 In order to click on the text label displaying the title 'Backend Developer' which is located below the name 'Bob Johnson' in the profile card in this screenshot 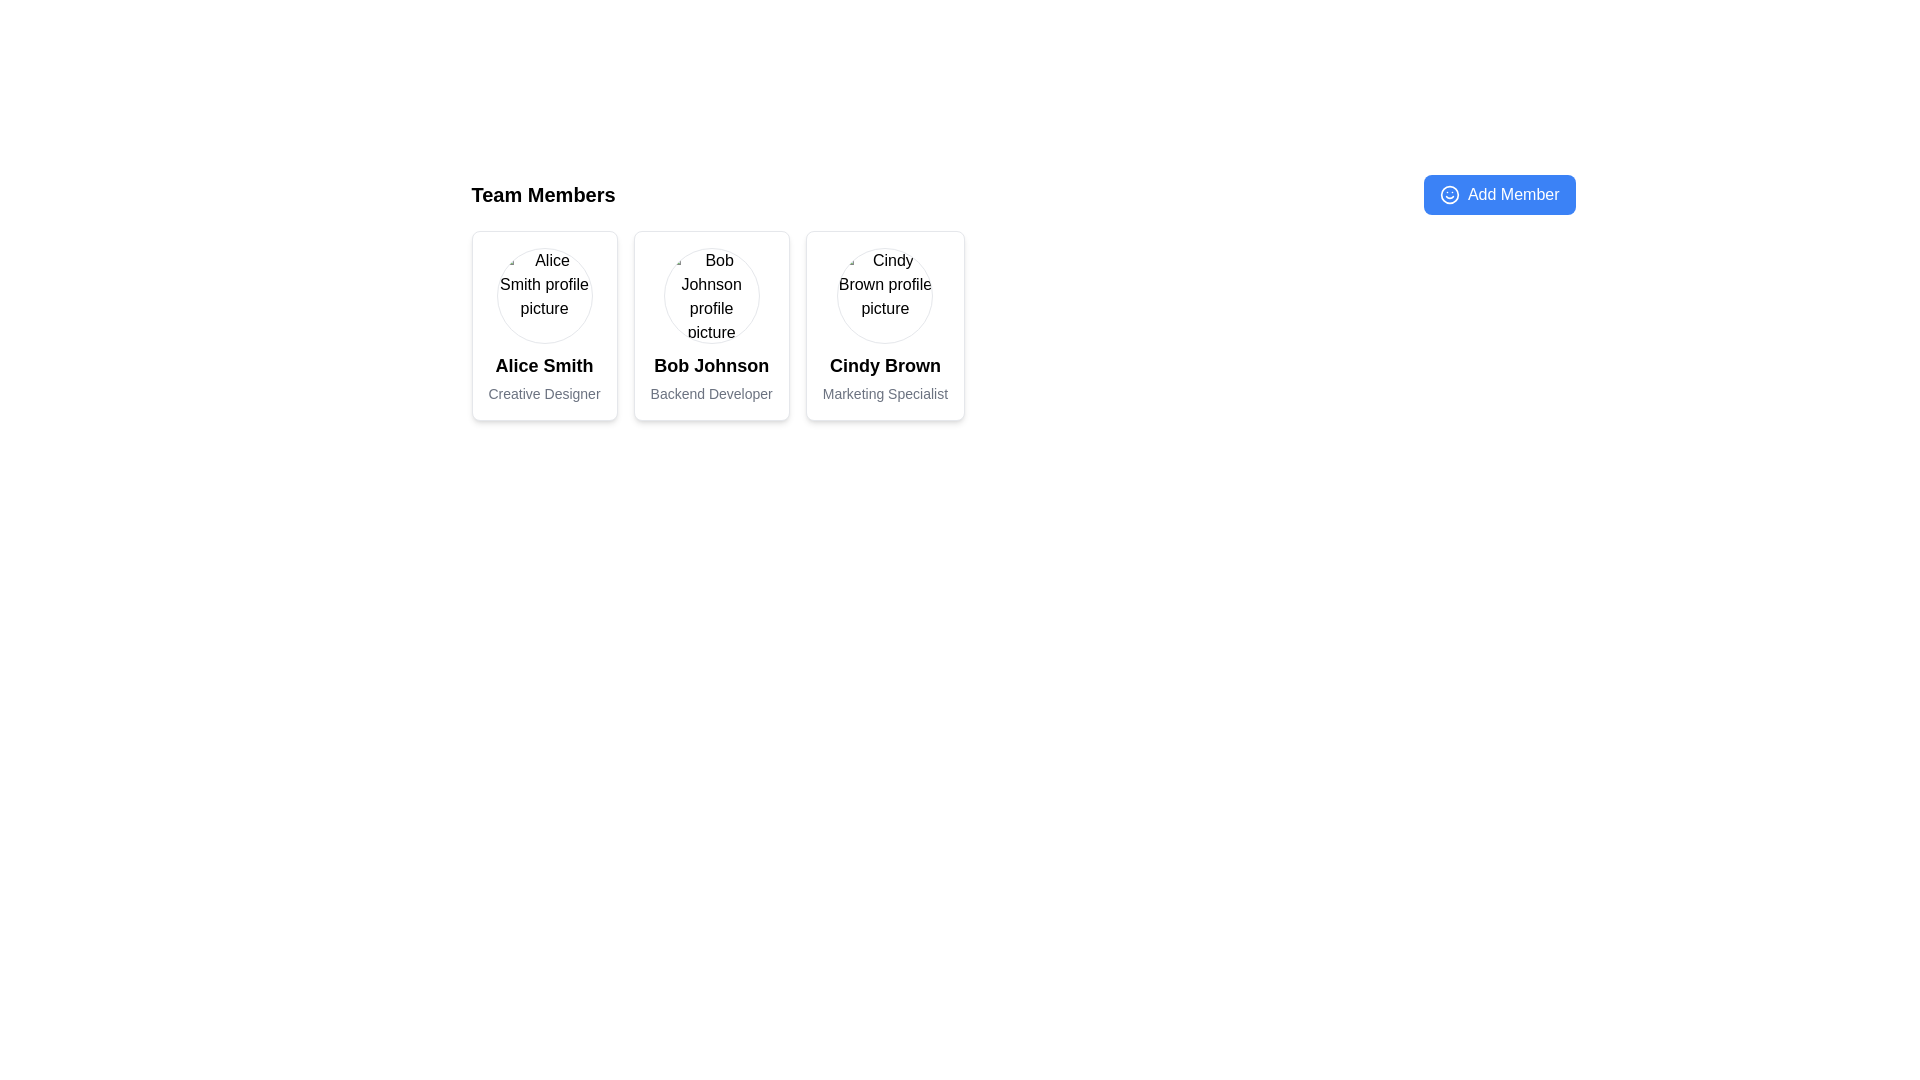, I will do `click(711, 393)`.